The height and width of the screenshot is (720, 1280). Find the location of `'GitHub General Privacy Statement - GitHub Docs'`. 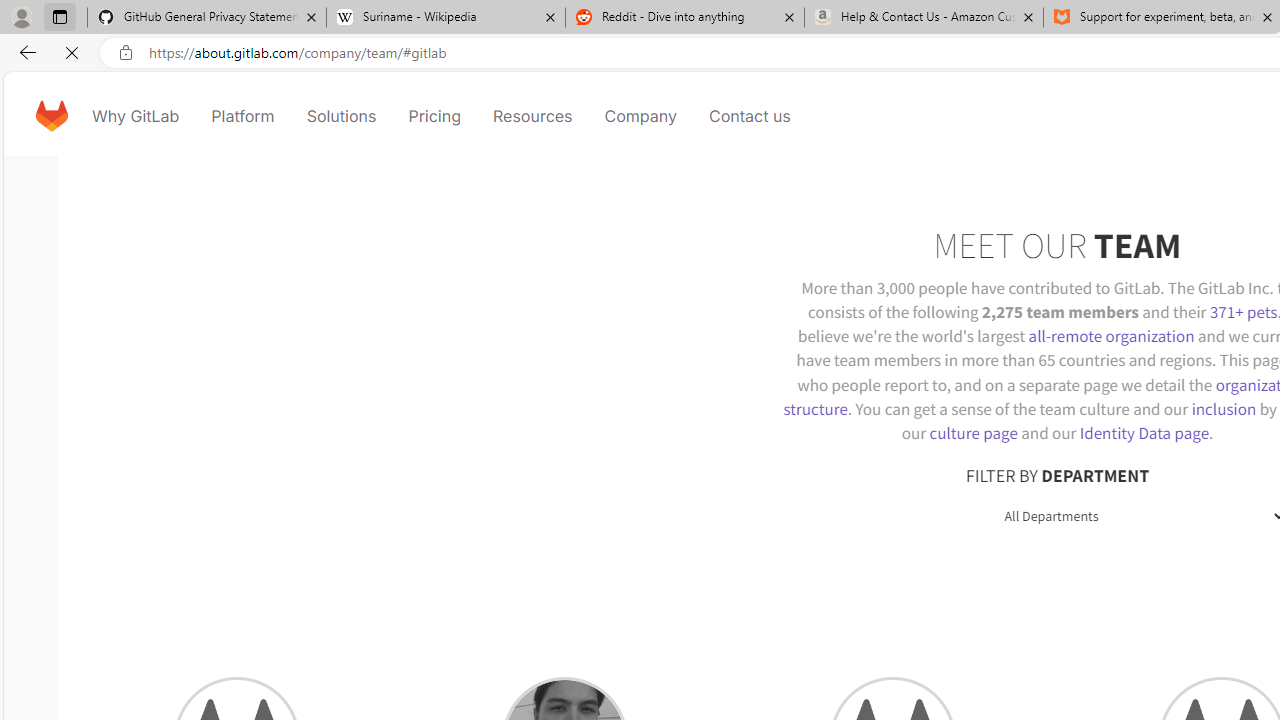

'GitHub General Privacy Statement - GitHub Docs' is located at coordinates (207, 17).